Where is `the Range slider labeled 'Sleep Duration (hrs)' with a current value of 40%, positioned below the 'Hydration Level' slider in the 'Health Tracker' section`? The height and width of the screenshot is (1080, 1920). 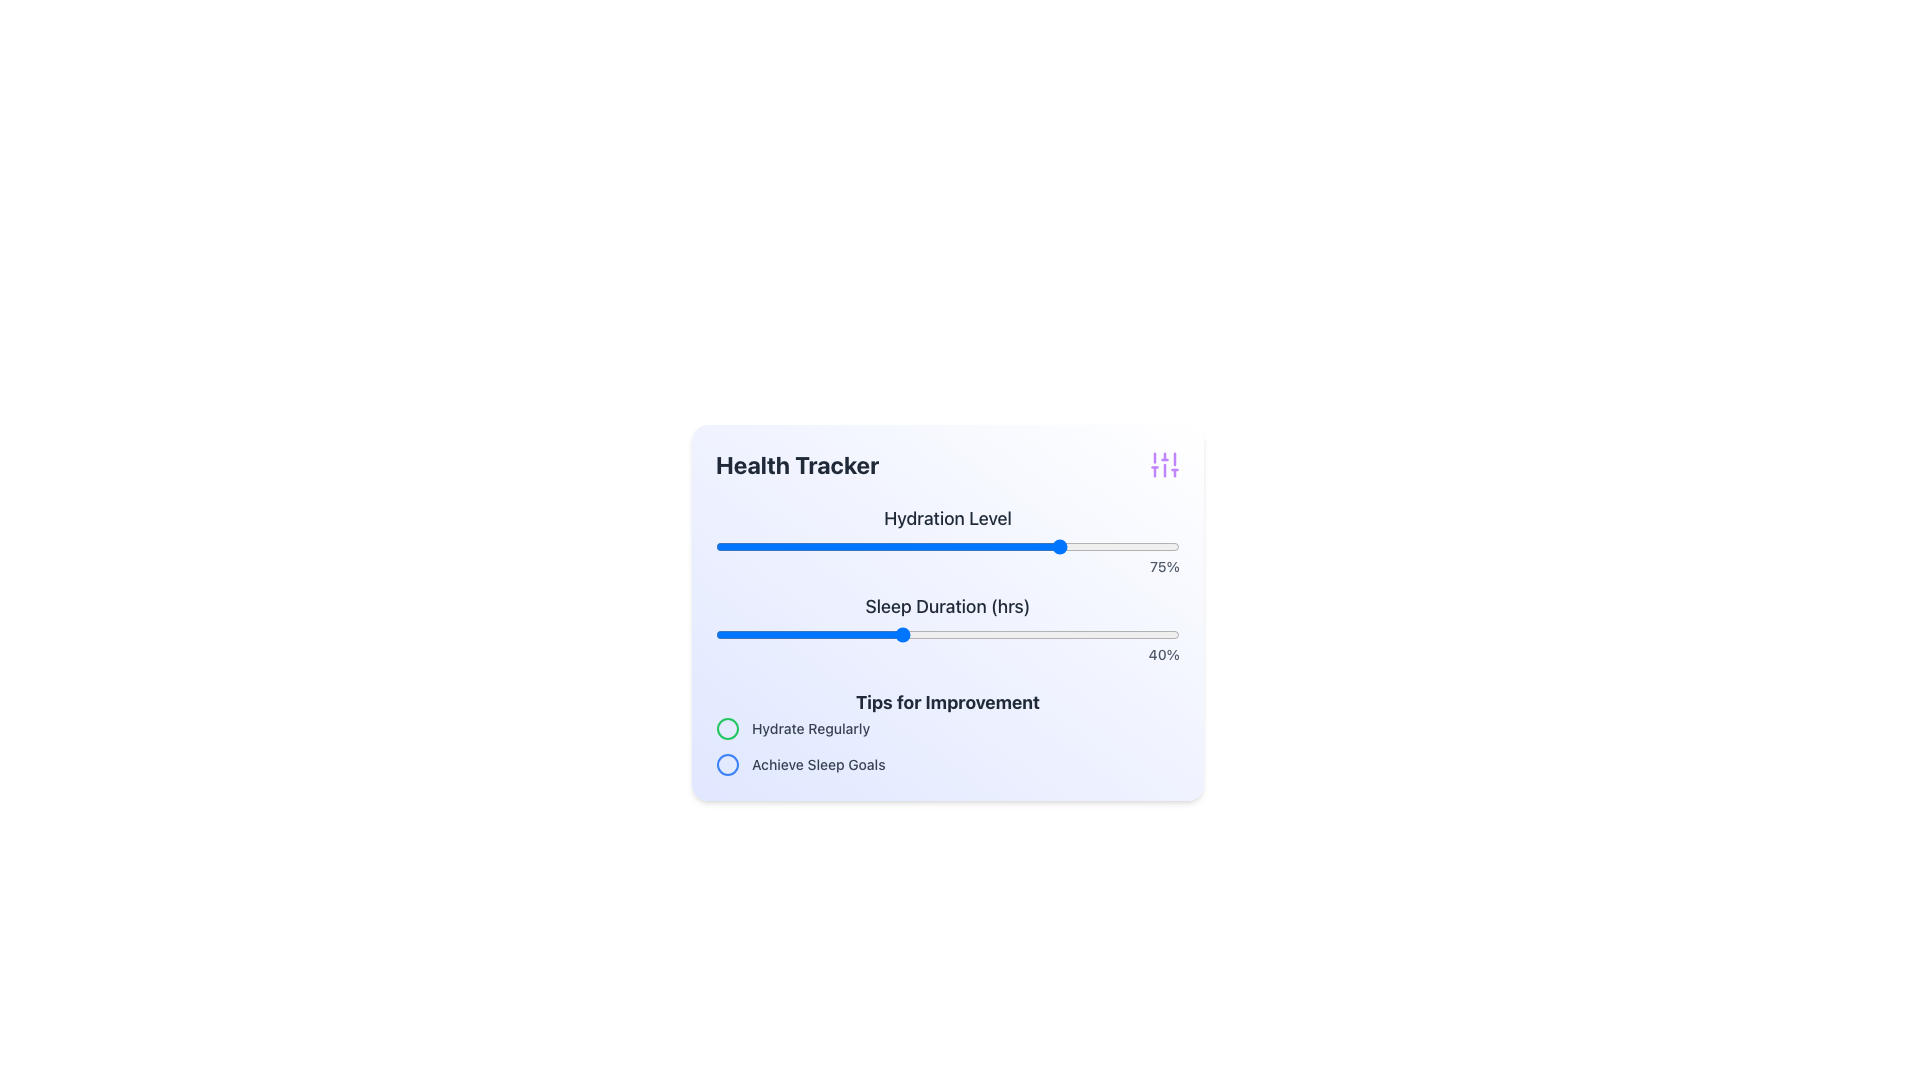 the Range slider labeled 'Sleep Duration (hrs)' with a current value of 40%, positioned below the 'Hydration Level' slider in the 'Health Tracker' section is located at coordinates (947, 627).